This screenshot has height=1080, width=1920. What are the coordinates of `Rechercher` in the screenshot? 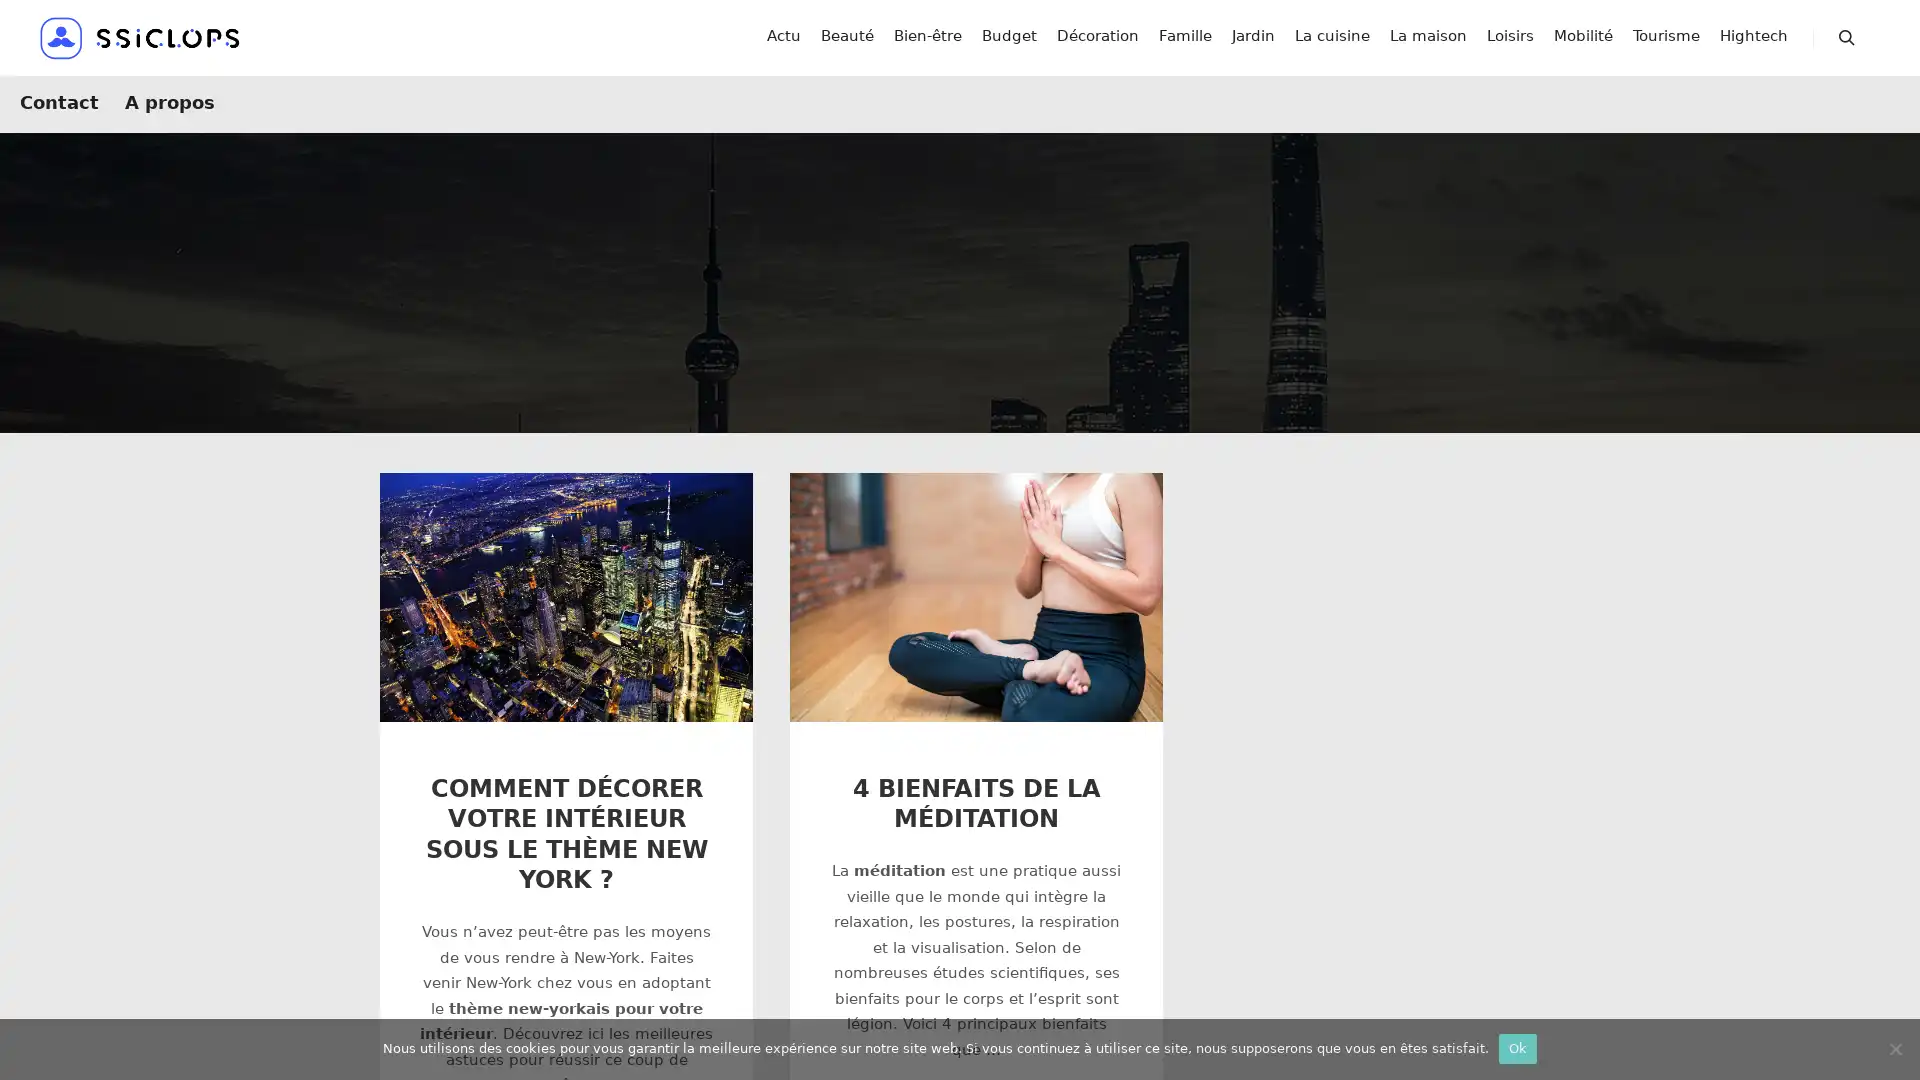 It's located at (1846, 45).